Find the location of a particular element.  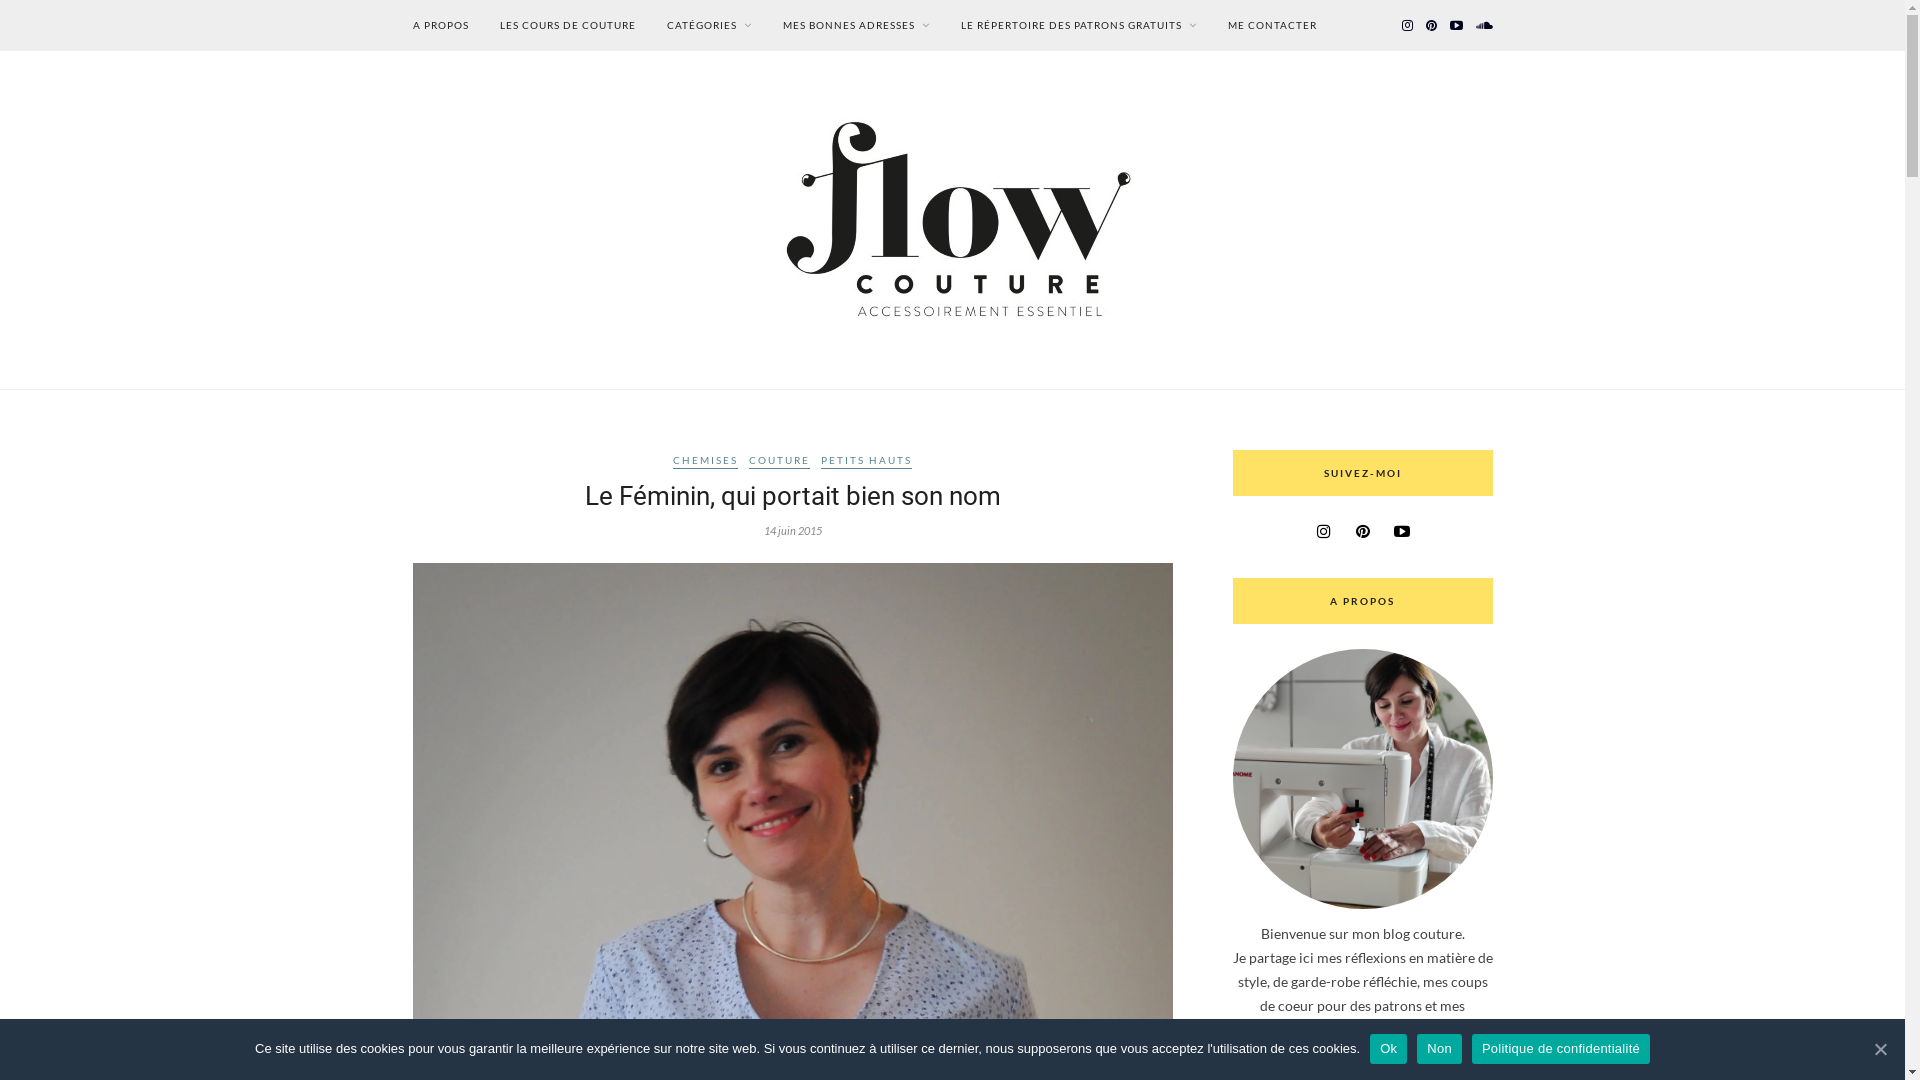

'MES BONNES ADRESSES' is located at coordinates (855, 25).